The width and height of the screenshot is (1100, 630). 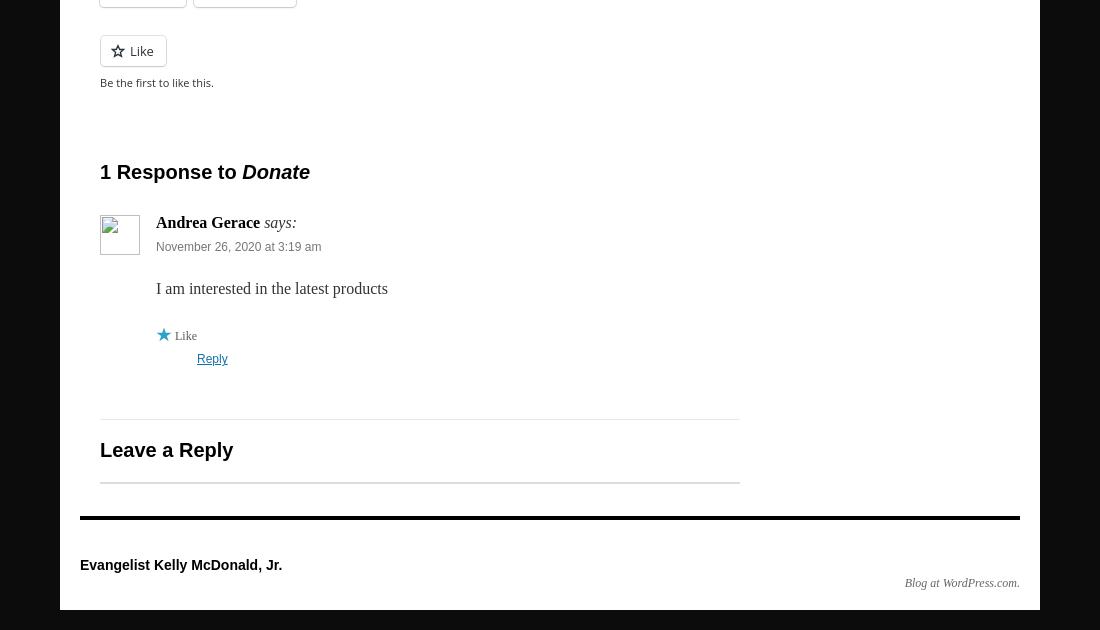 What do you see at coordinates (154, 222) in the screenshot?
I see `'Andrea Gerace'` at bounding box center [154, 222].